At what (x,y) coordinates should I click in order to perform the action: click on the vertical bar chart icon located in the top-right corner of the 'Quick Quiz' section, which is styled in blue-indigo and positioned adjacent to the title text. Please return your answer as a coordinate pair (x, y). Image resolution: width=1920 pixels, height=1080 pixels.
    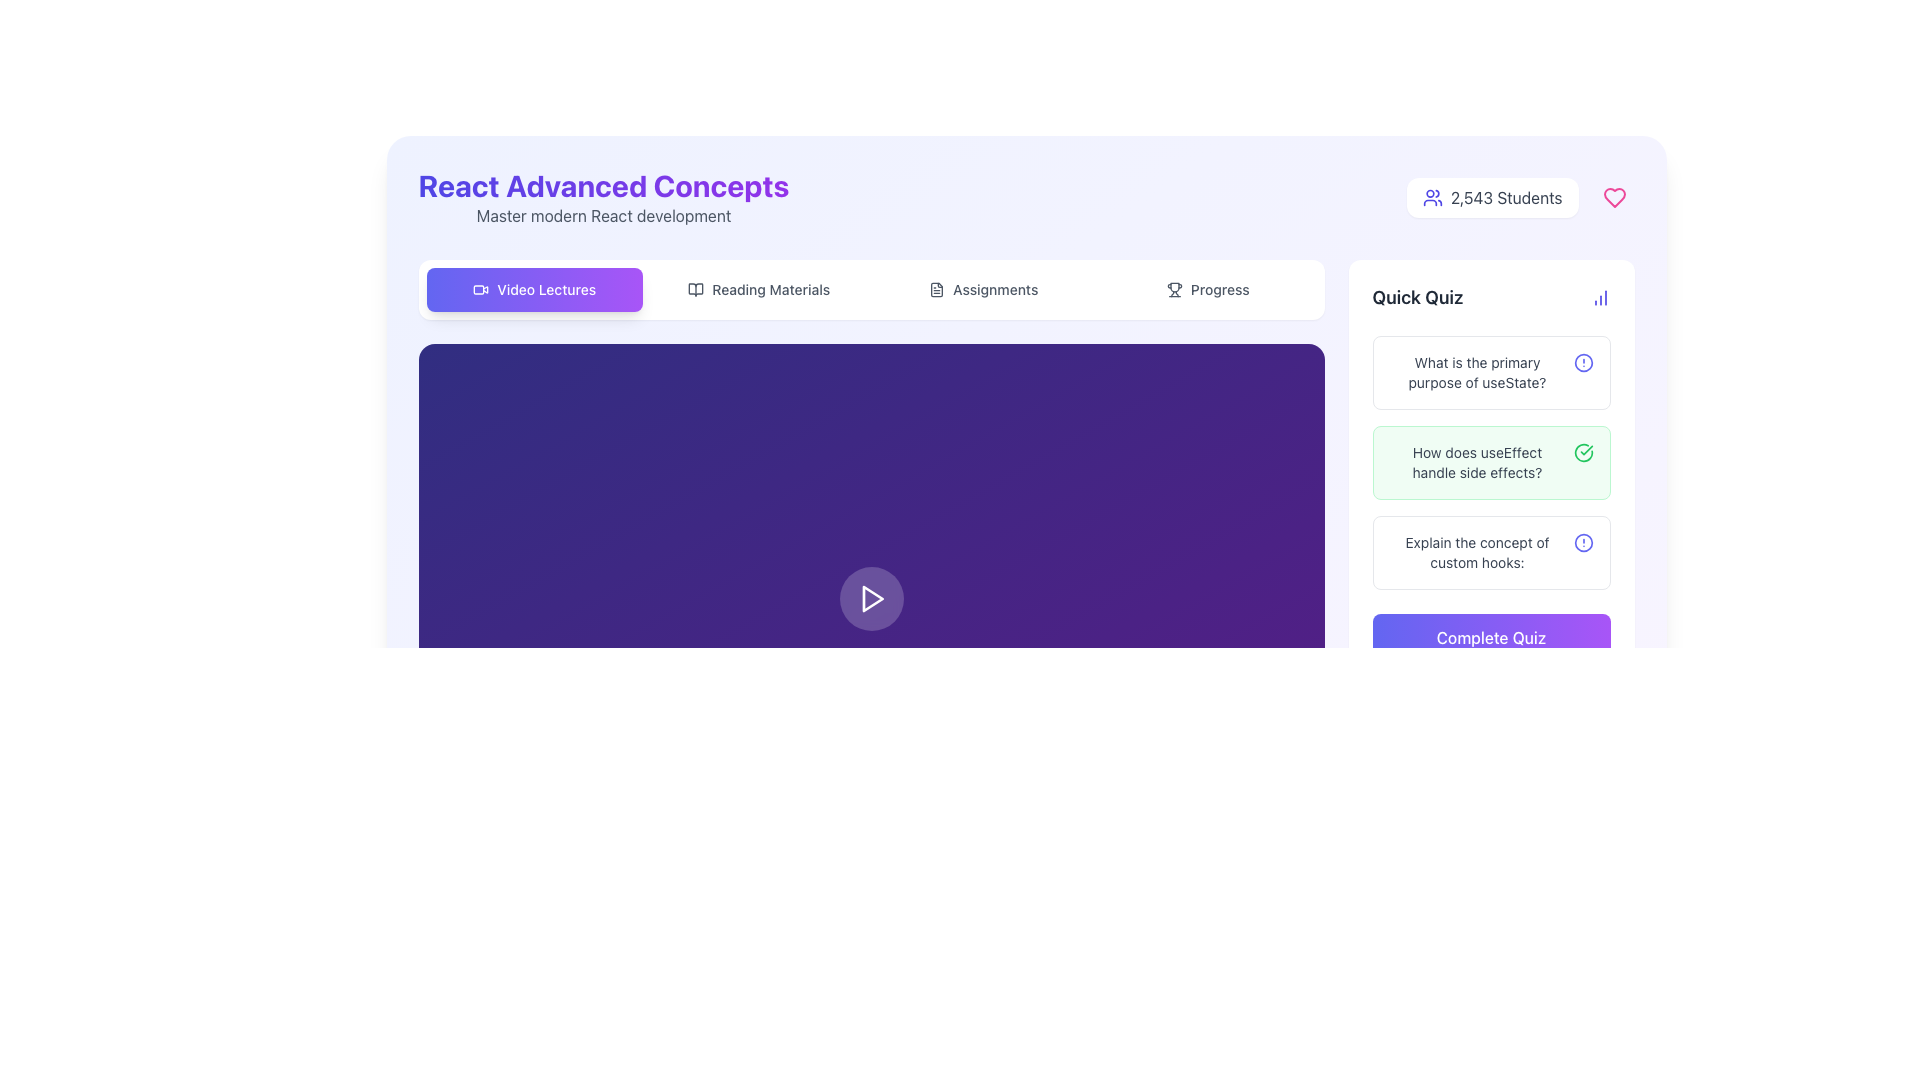
    Looking at the image, I should click on (1600, 297).